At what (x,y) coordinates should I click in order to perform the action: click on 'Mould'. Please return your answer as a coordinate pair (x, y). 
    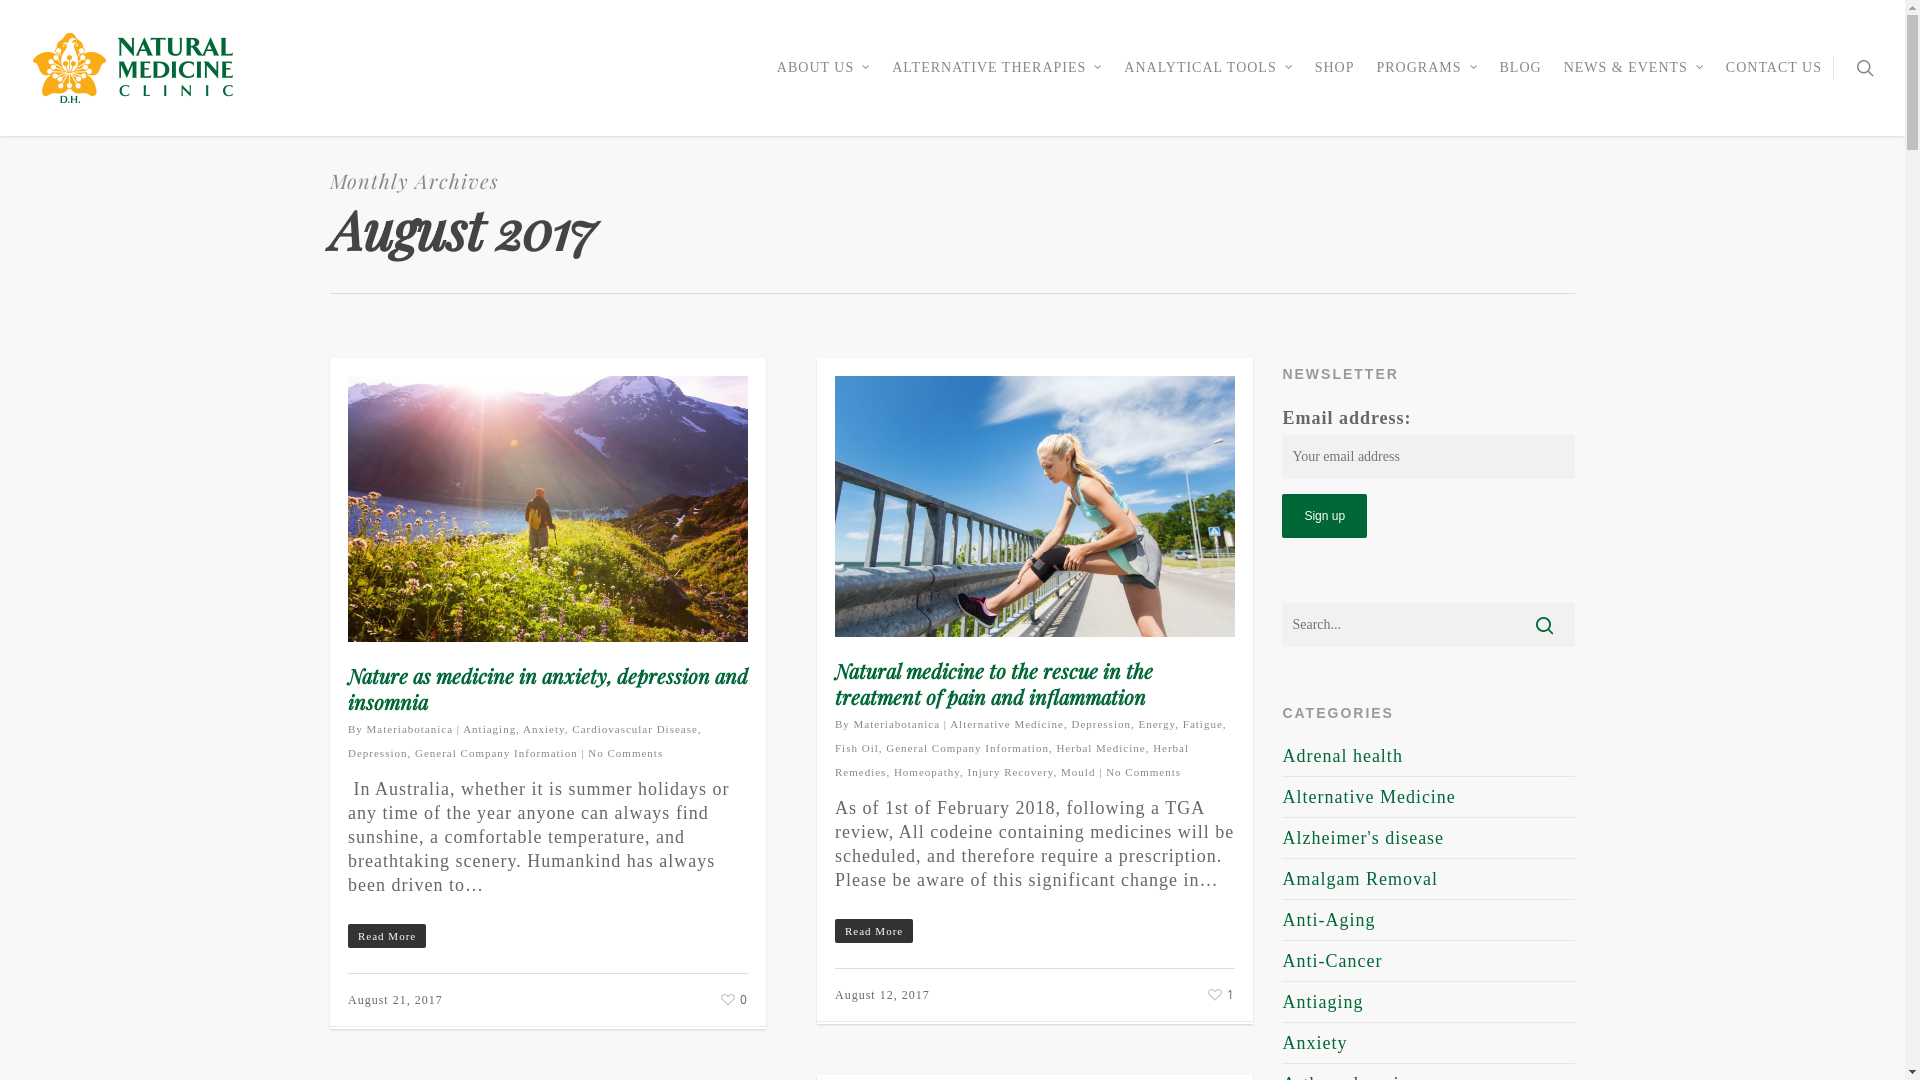
    Looking at the image, I should click on (1059, 770).